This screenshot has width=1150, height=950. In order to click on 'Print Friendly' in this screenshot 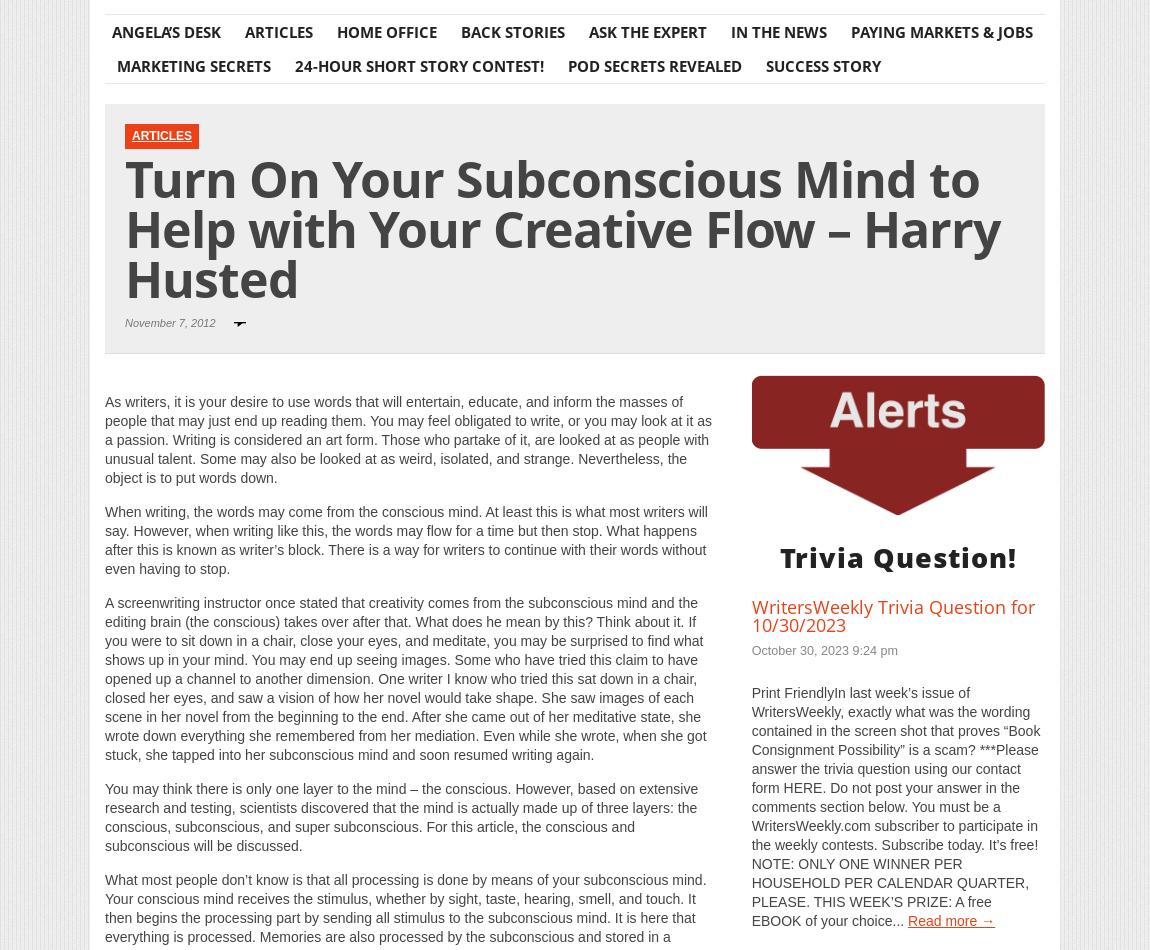, I will do `click(412, 380)`.